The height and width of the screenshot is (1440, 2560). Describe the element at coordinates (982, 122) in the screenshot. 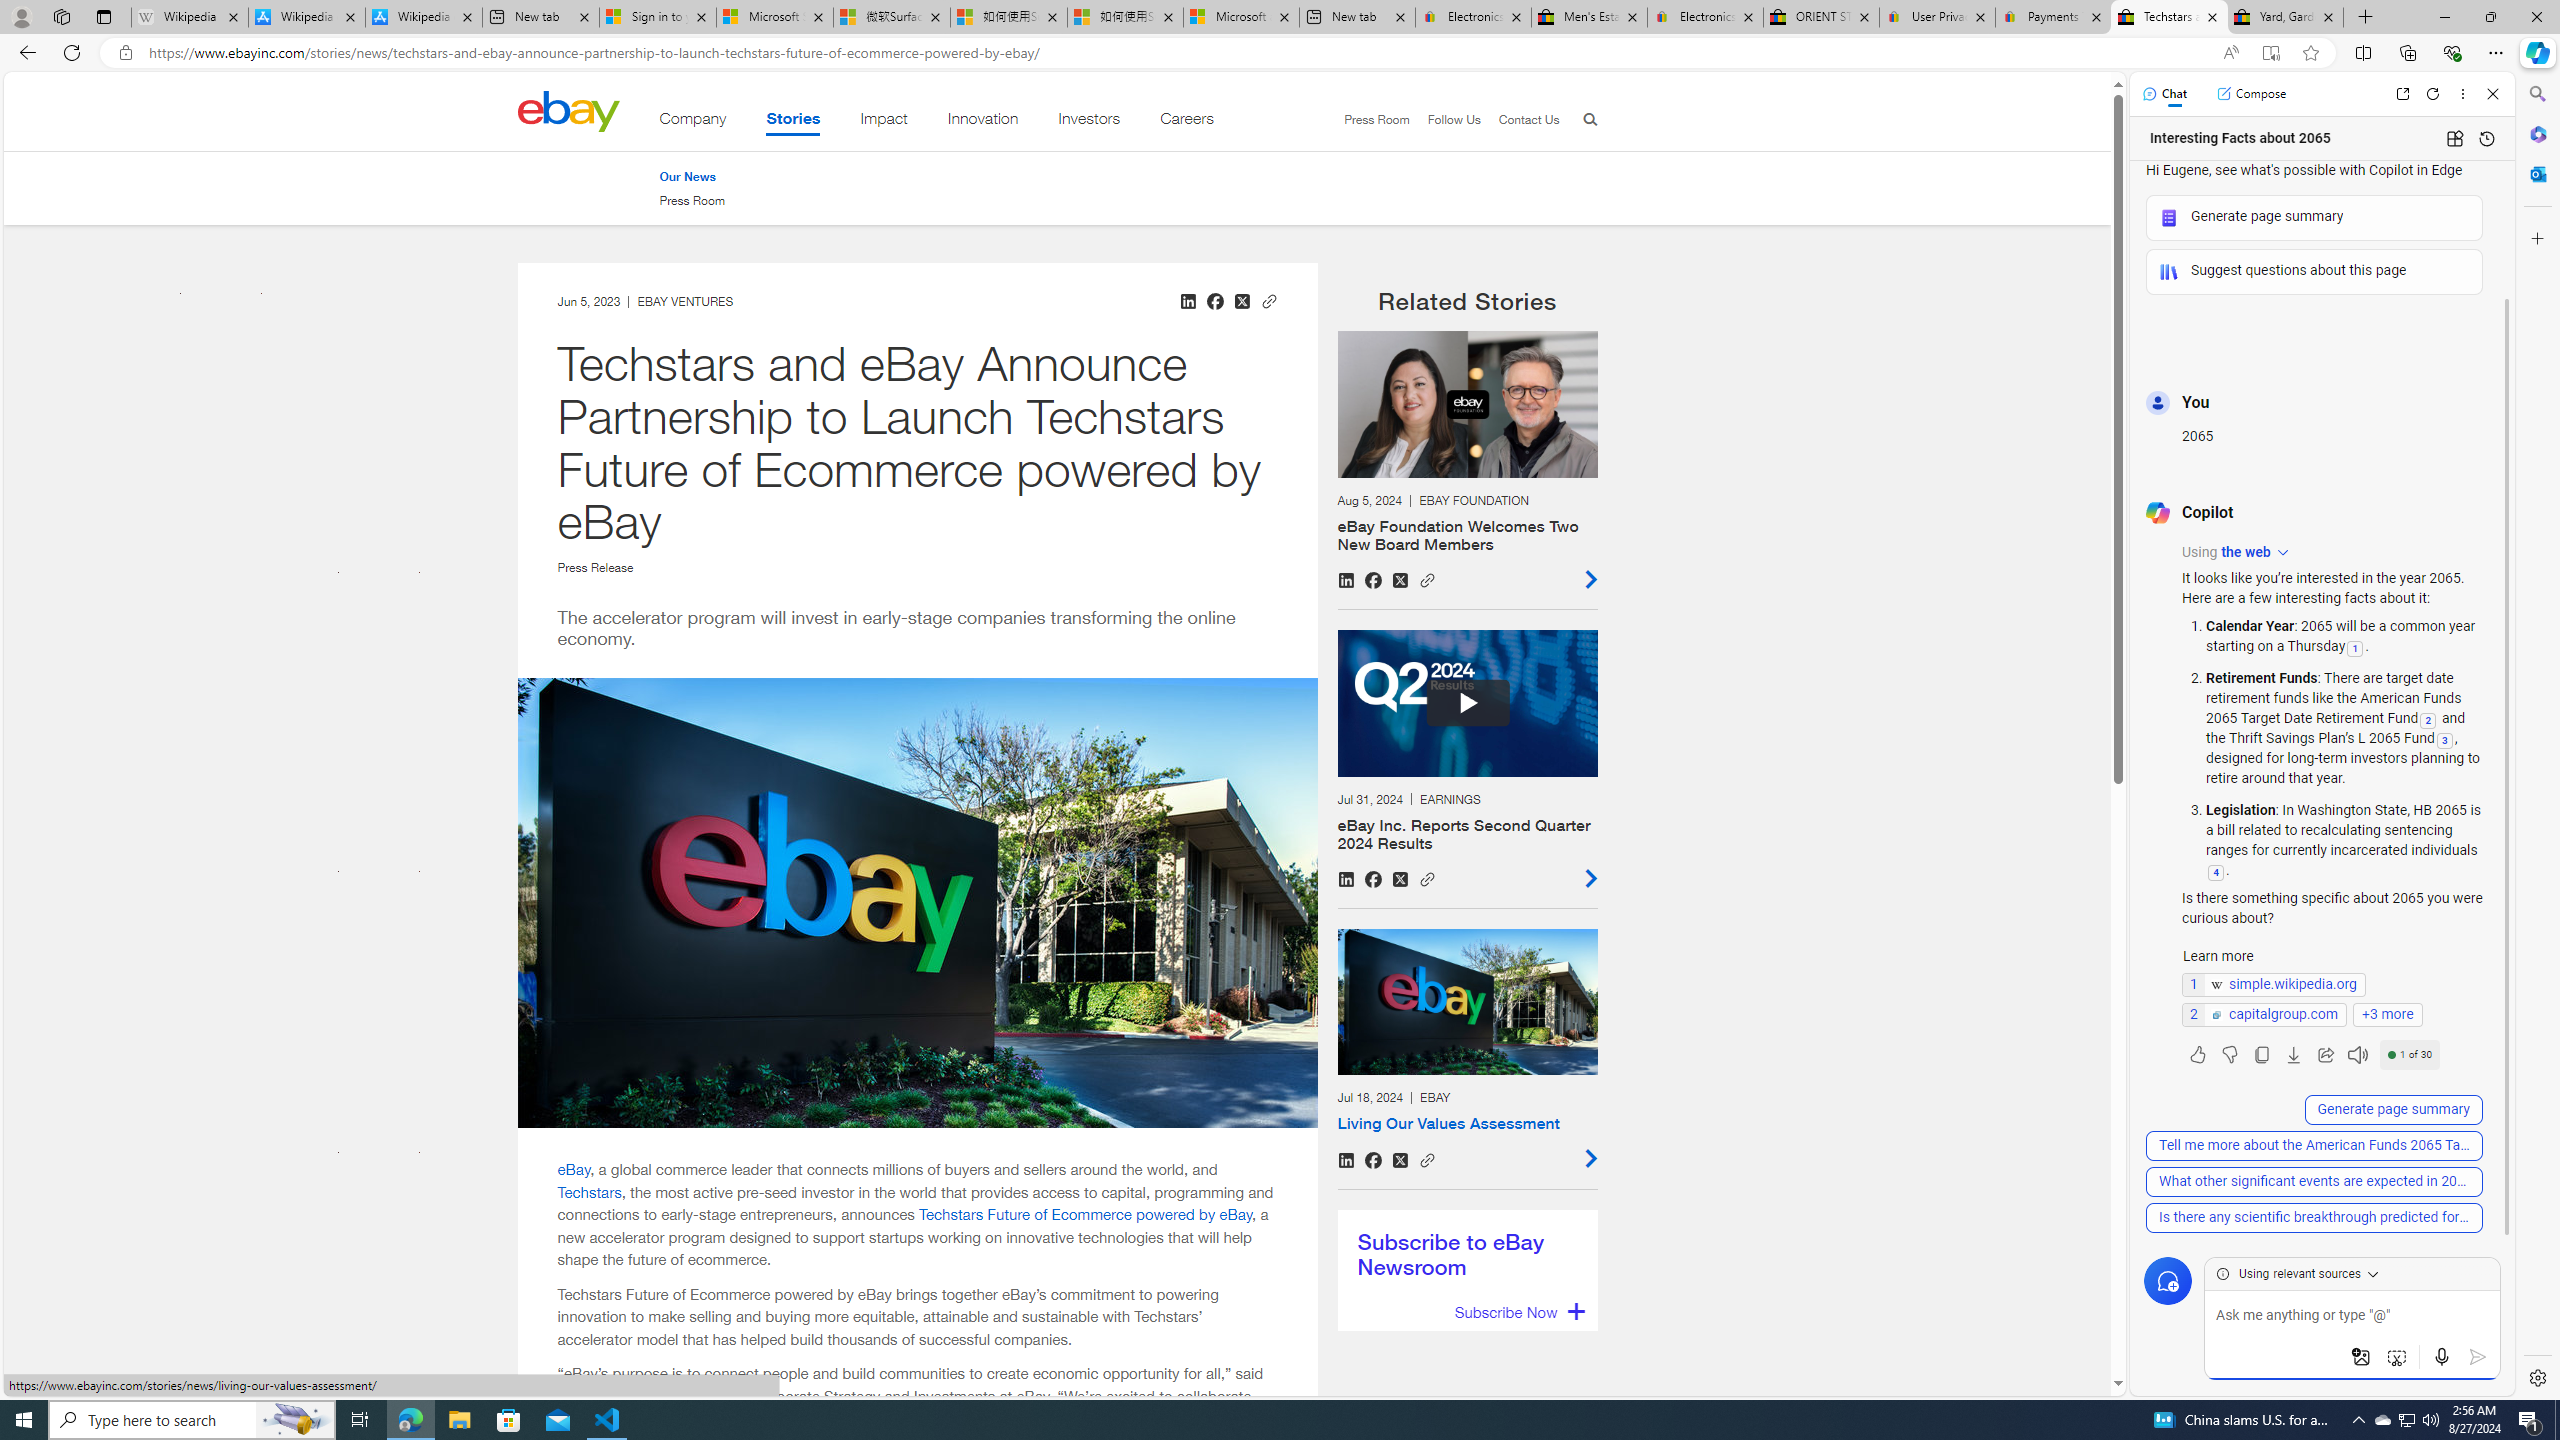

I see `'Innovation'` at that location.